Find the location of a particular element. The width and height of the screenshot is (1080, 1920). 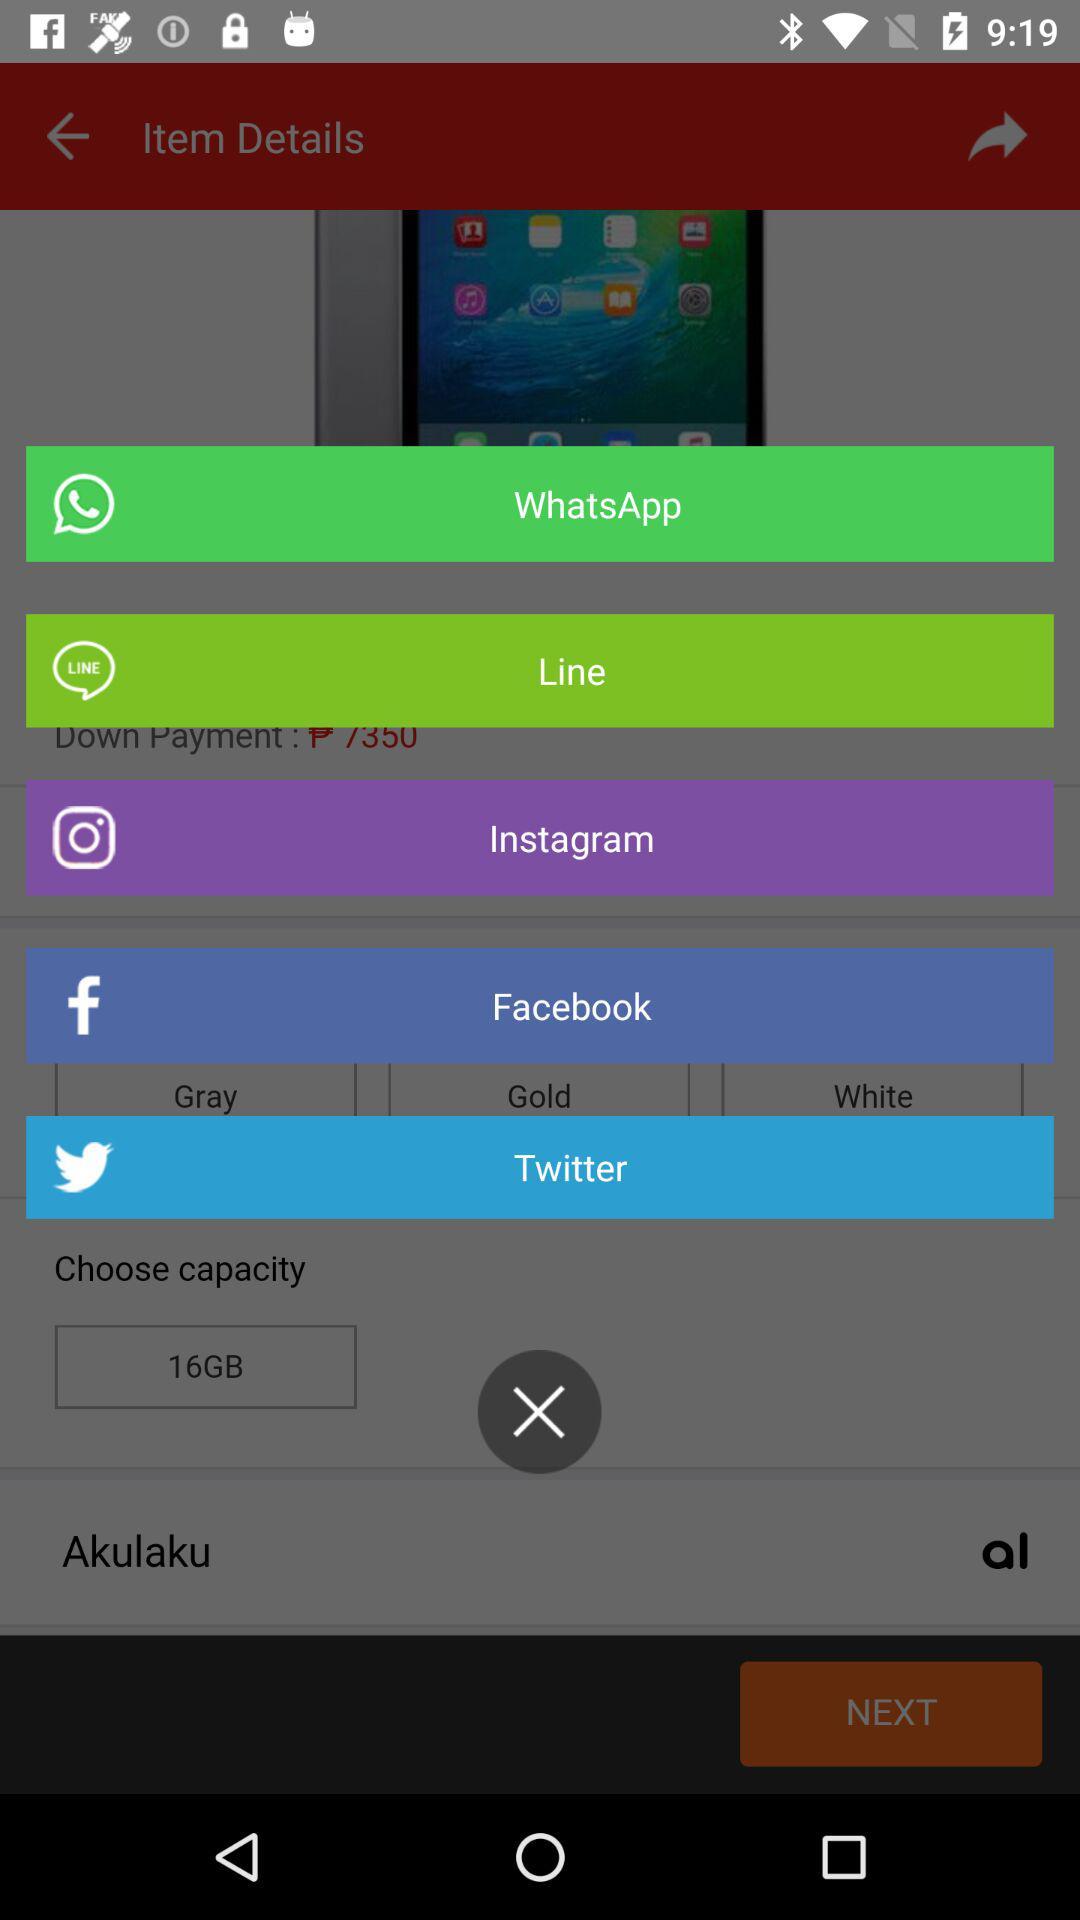

the icon below twitter icon is located at coordinates (538, 1410).